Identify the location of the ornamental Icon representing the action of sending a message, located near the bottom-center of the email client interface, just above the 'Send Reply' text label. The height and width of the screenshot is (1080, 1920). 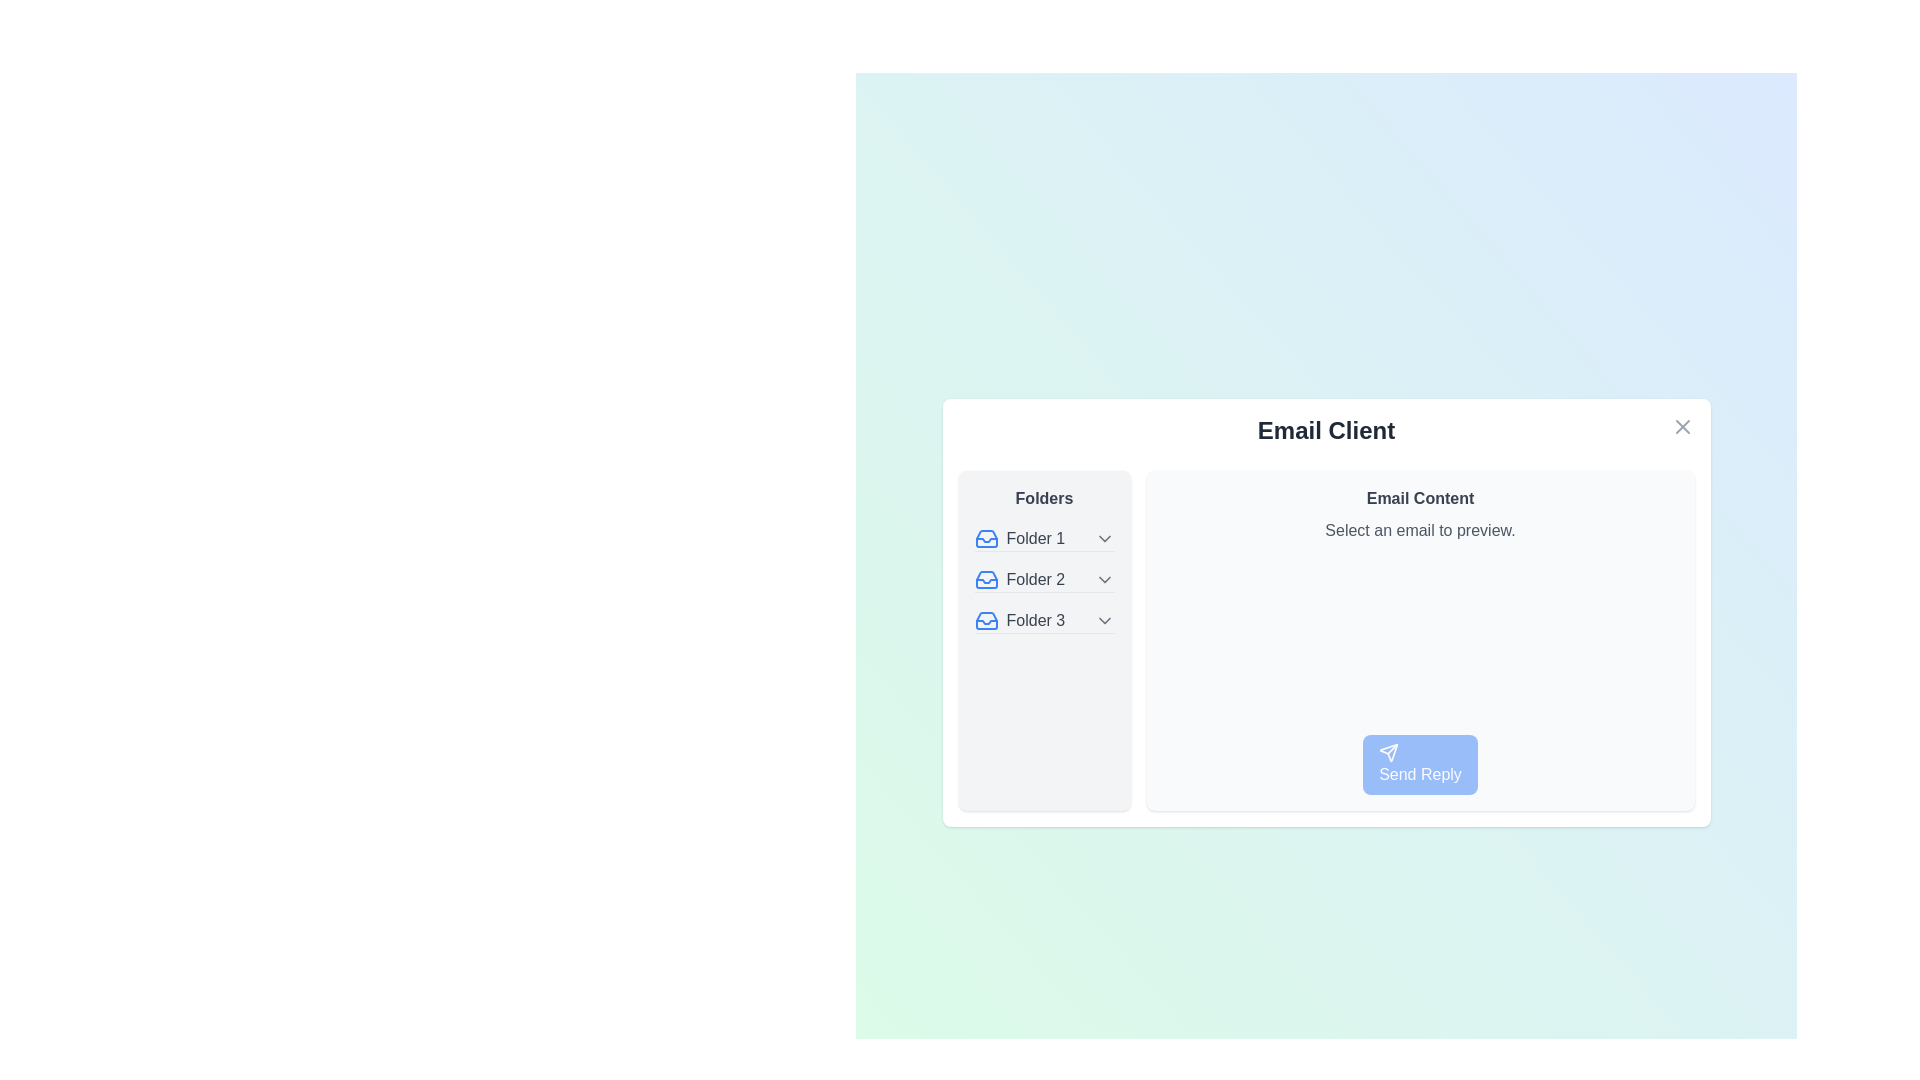
(1388, 752).